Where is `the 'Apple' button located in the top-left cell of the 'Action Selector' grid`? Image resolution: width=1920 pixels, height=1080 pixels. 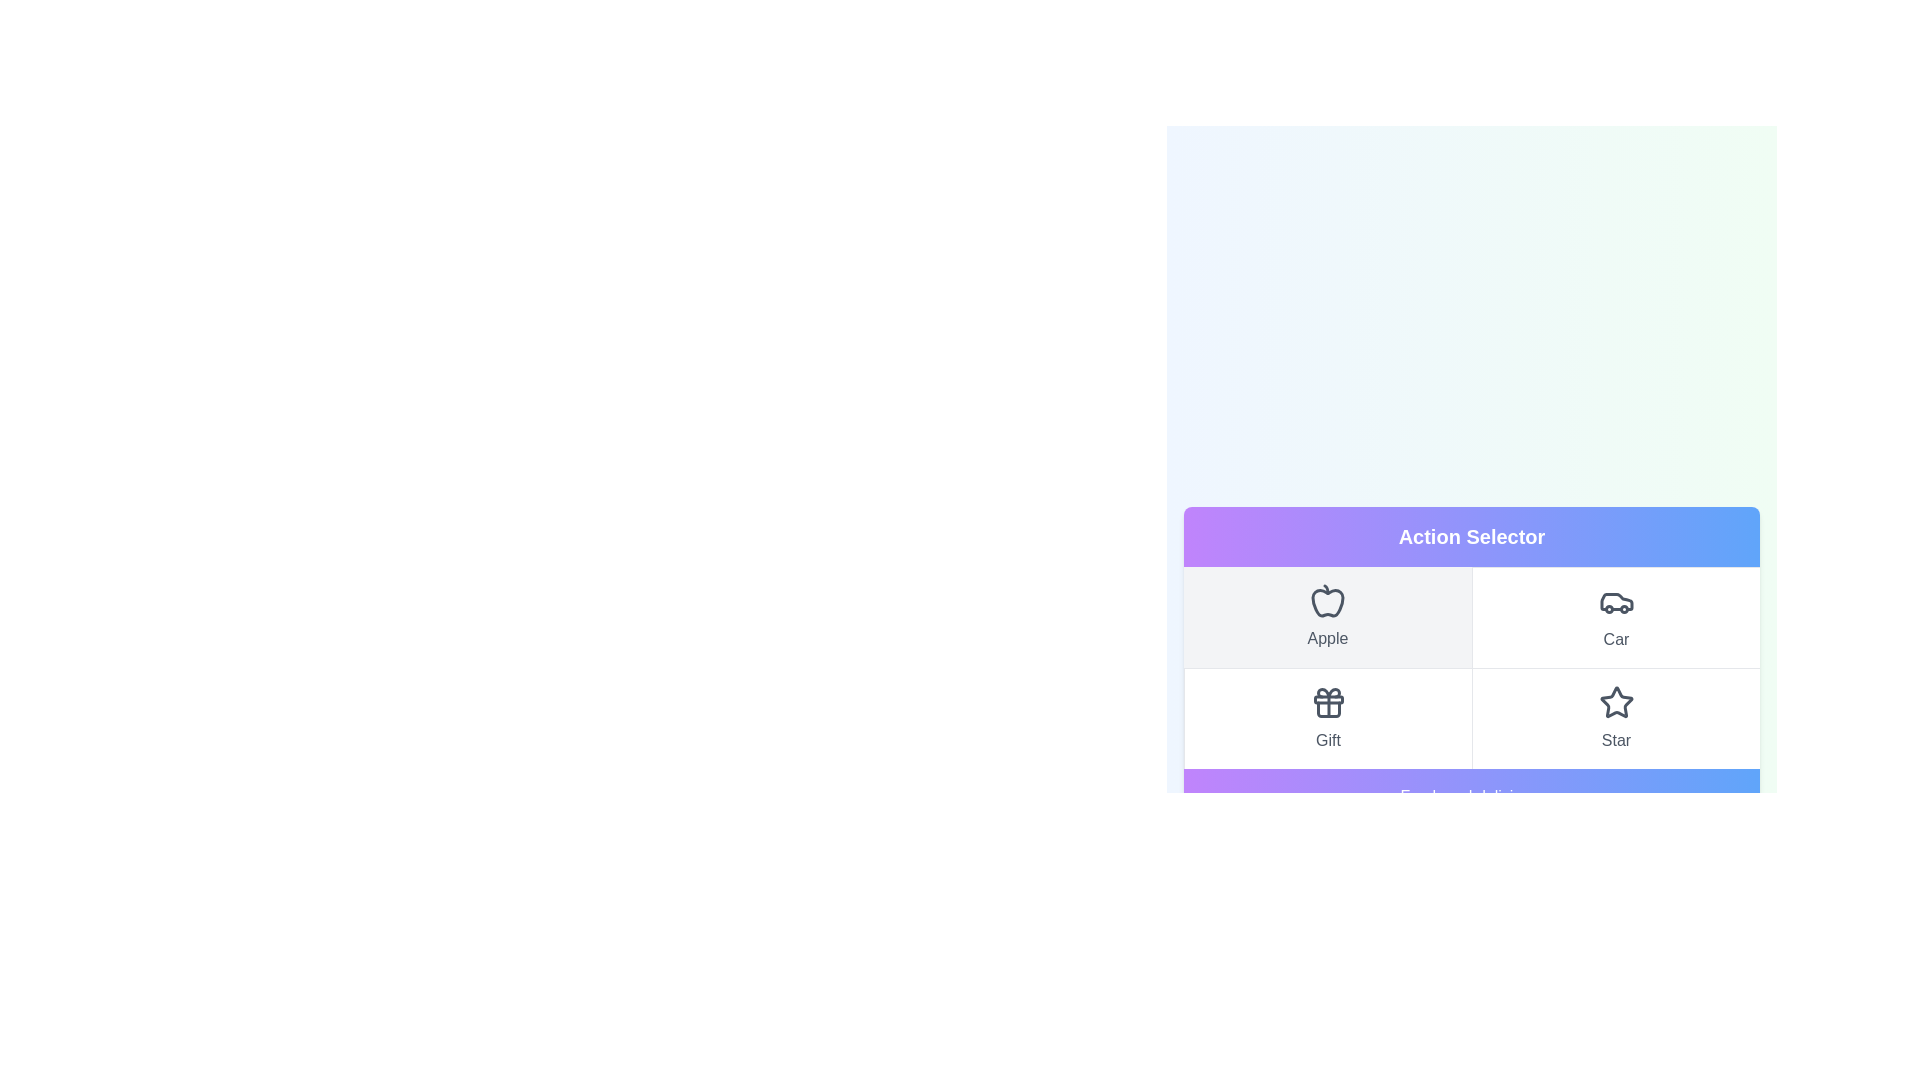 the 'Apple' button located in the top-left cell of the 'Action Selector' grid is located at coordinates (1328, 616).